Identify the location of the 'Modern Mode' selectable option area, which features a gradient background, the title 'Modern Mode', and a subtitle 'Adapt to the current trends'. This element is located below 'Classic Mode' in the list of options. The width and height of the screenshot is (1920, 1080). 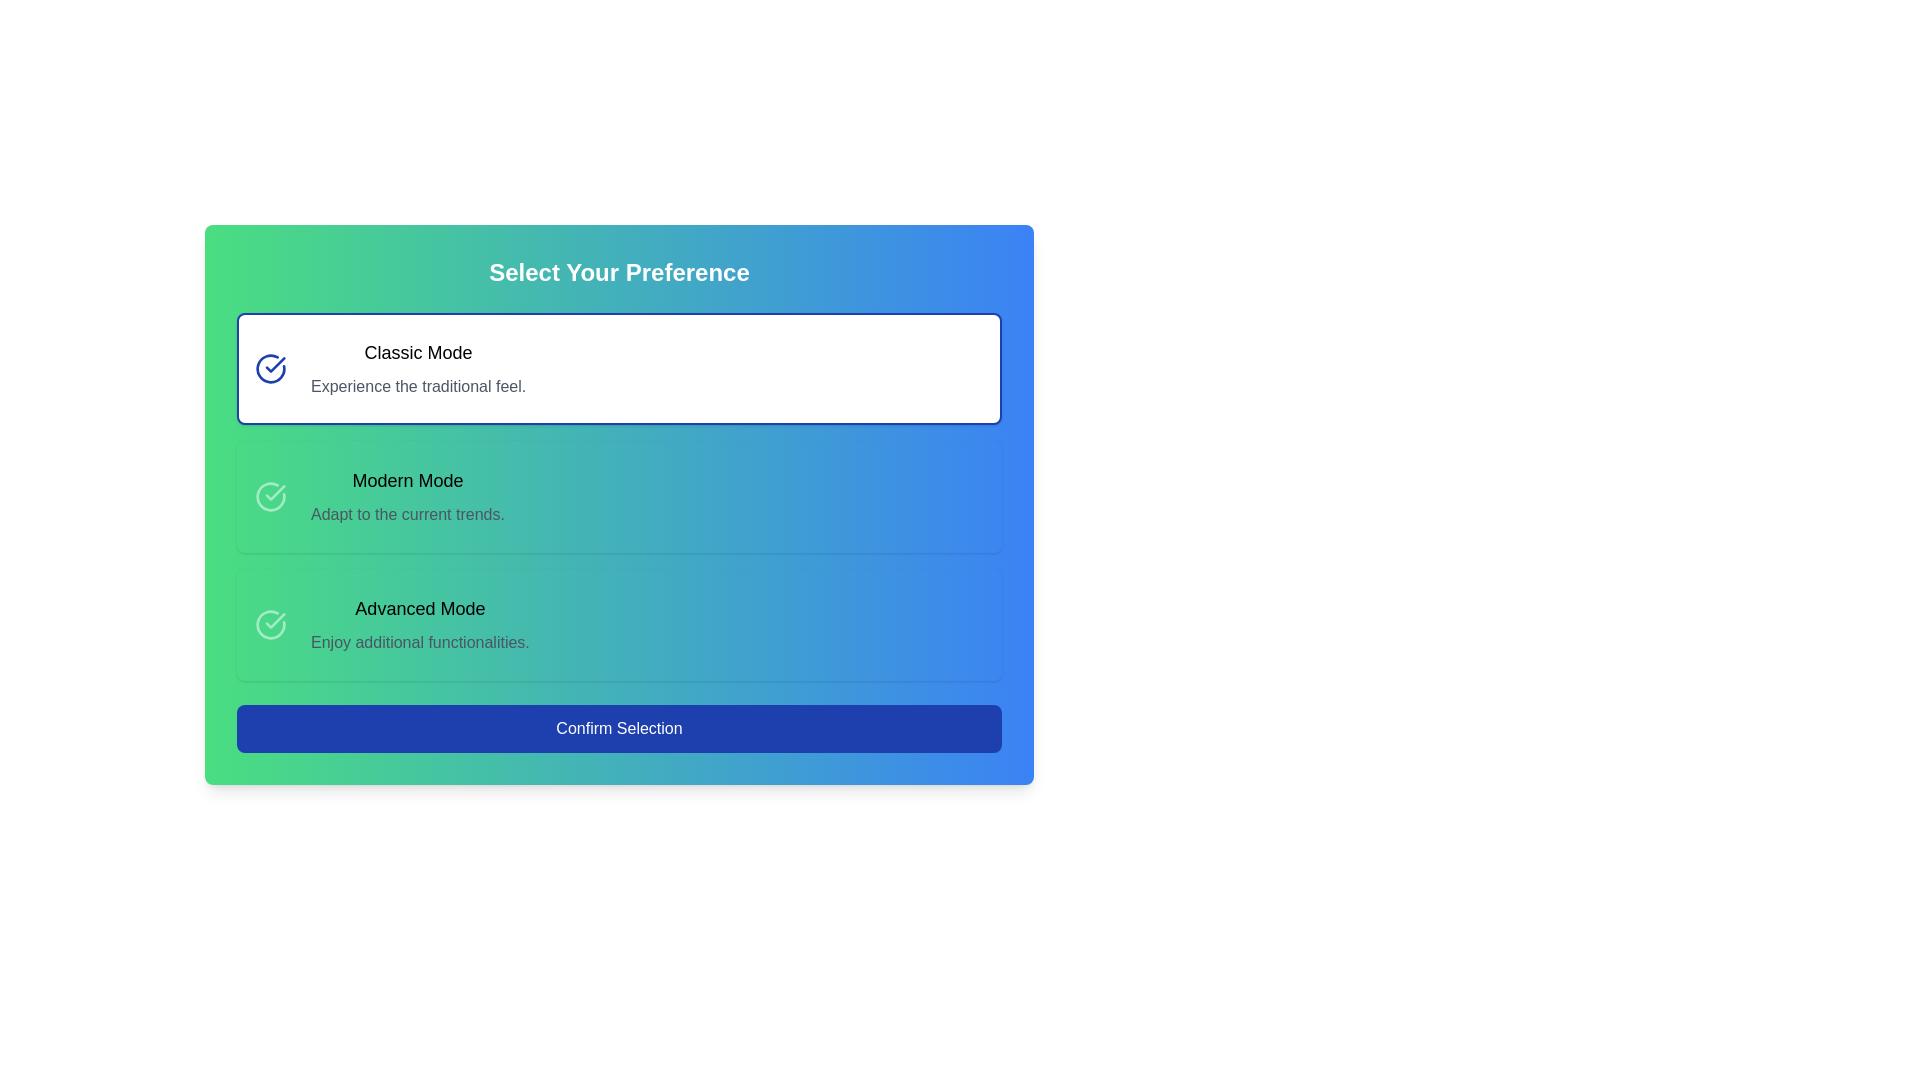
(618, 496).